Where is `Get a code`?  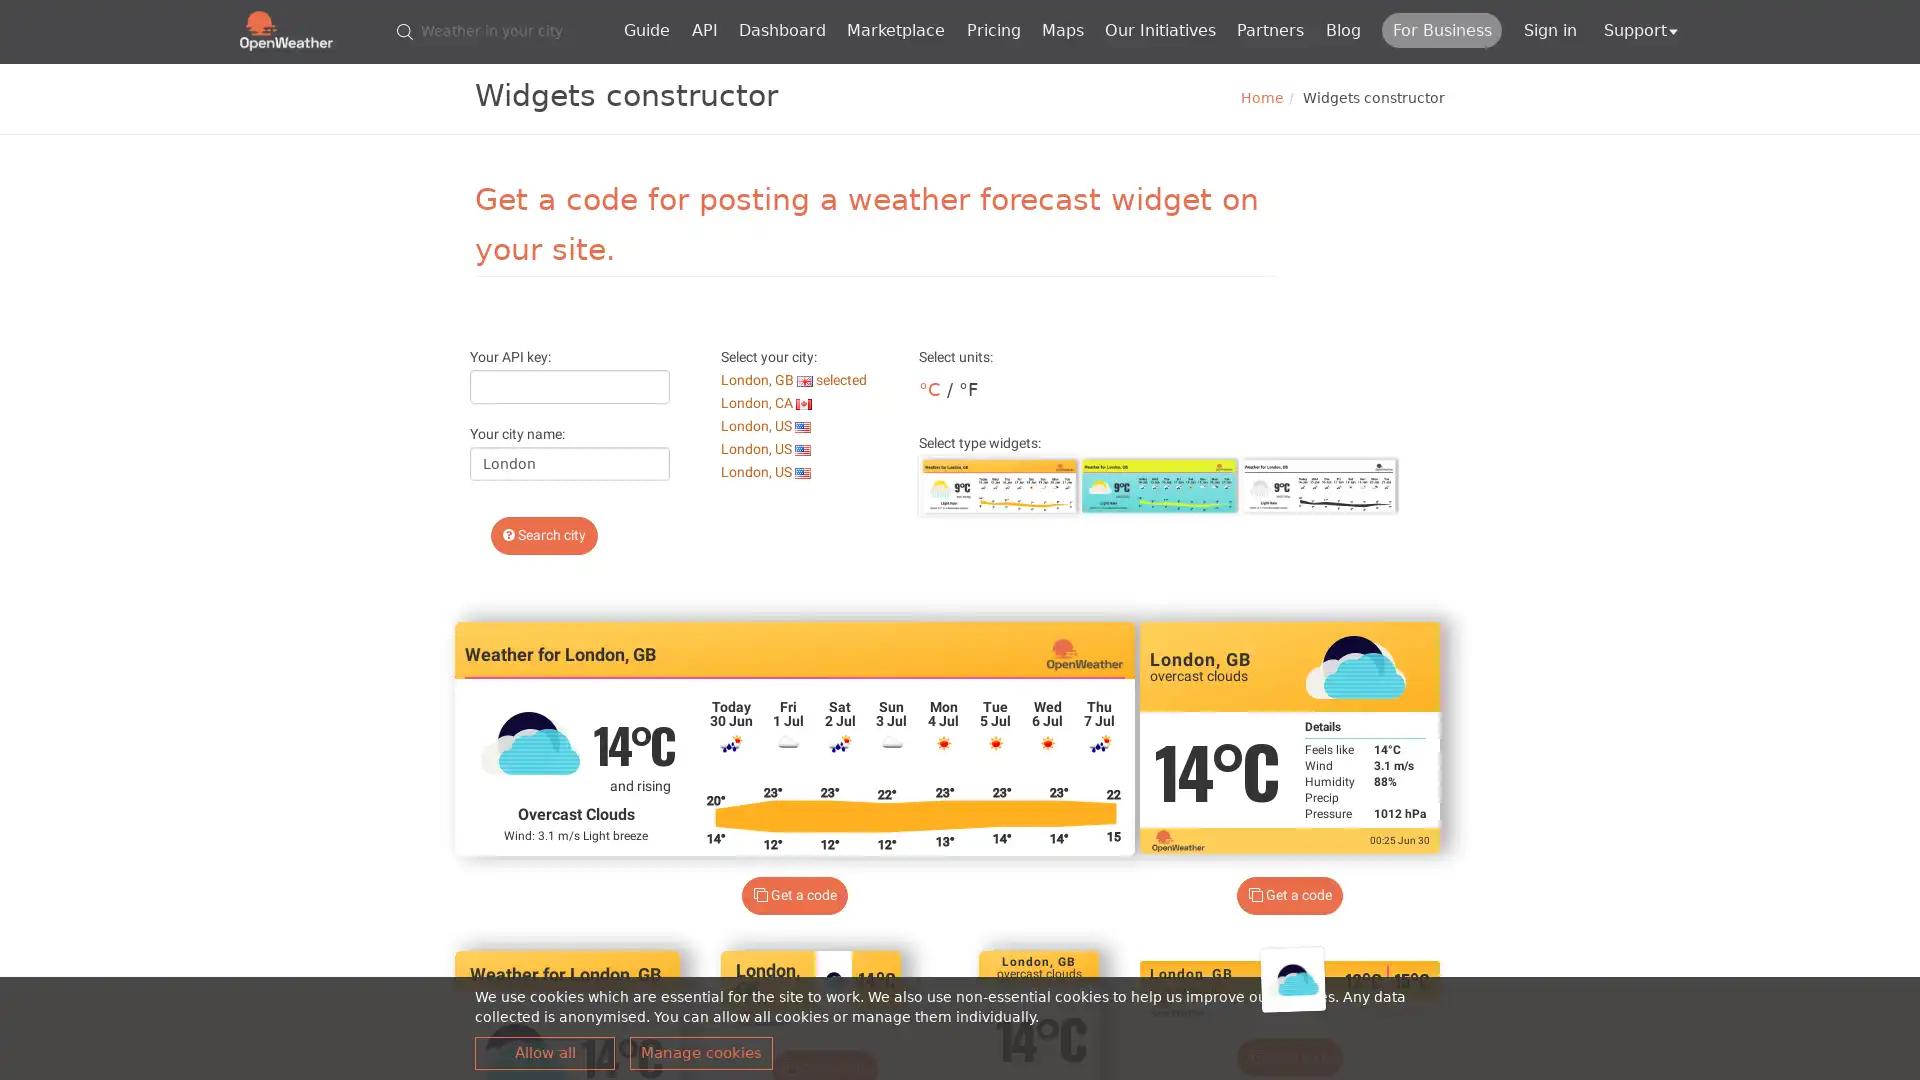
Get a code is located at coordinates (1289, 894).